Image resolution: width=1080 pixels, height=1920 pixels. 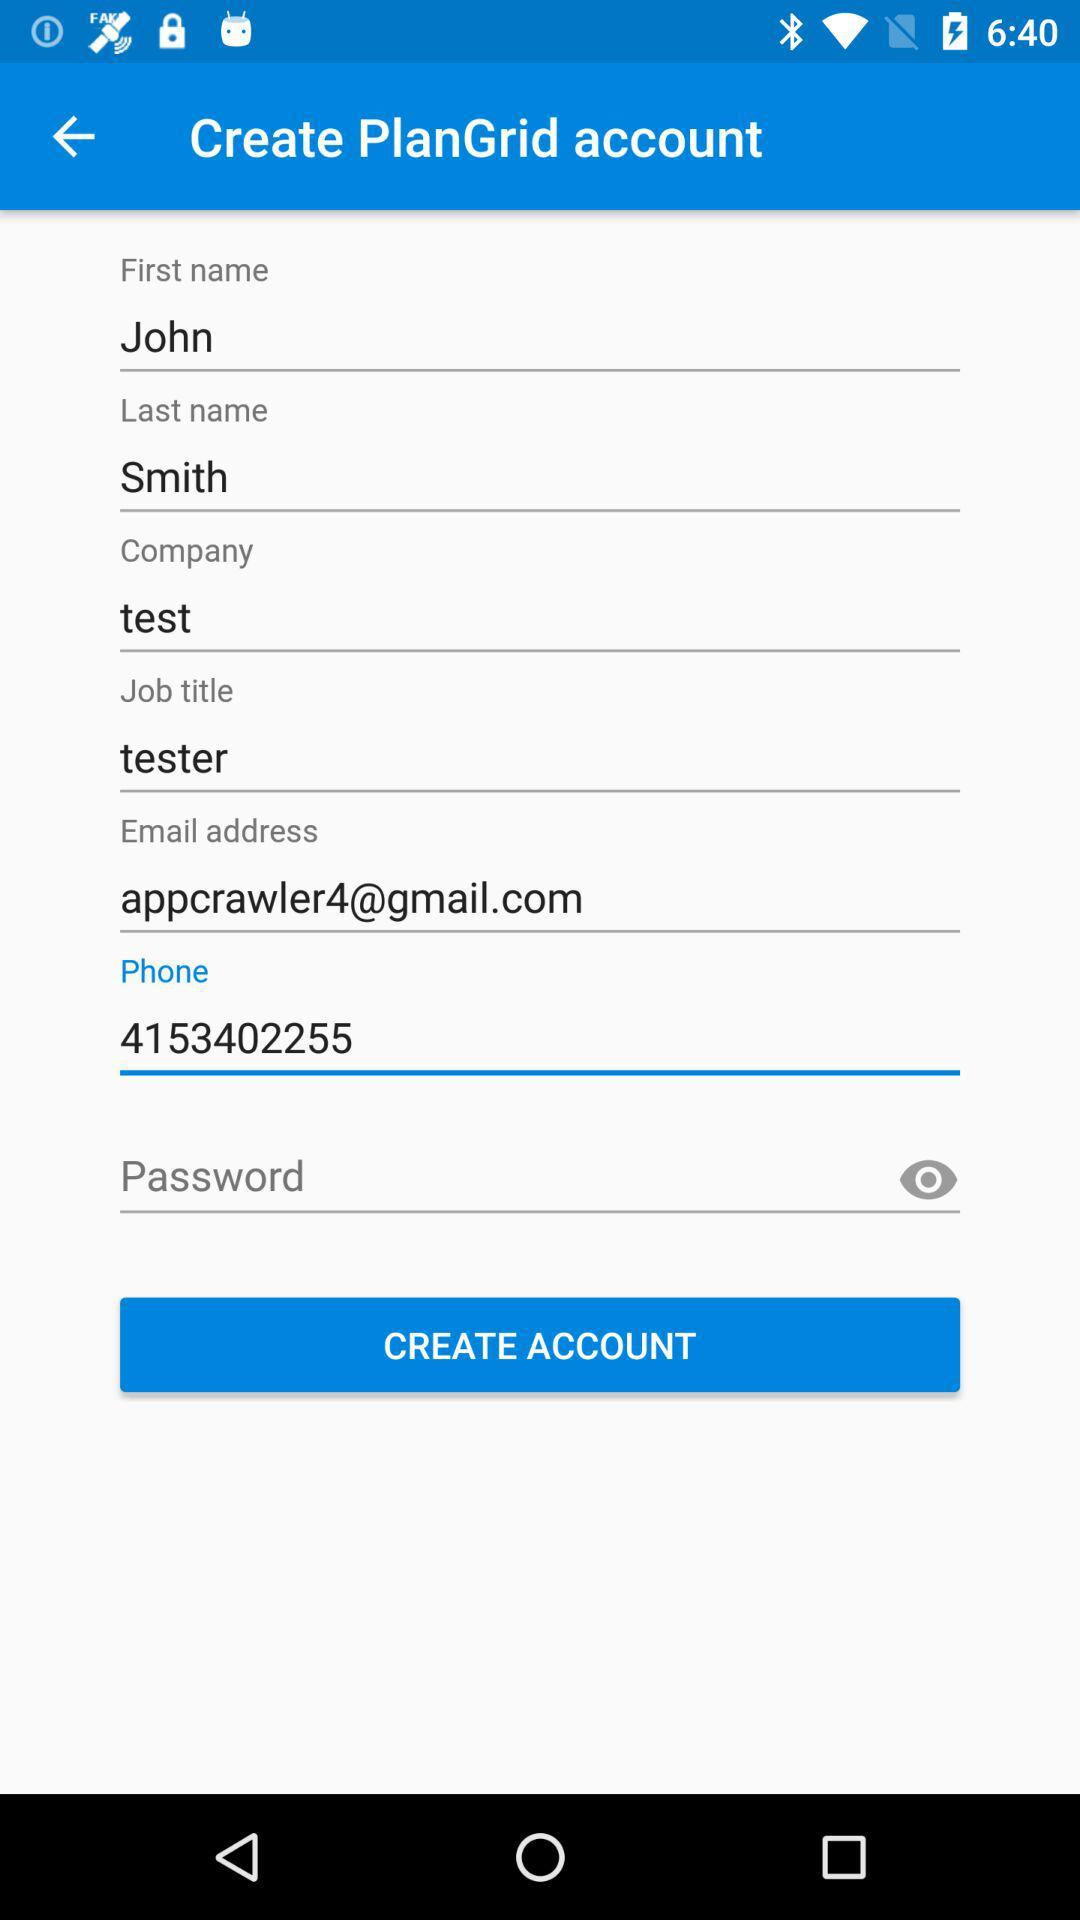 I want to click on the icon above the tester item, so click(x=540, y=615).